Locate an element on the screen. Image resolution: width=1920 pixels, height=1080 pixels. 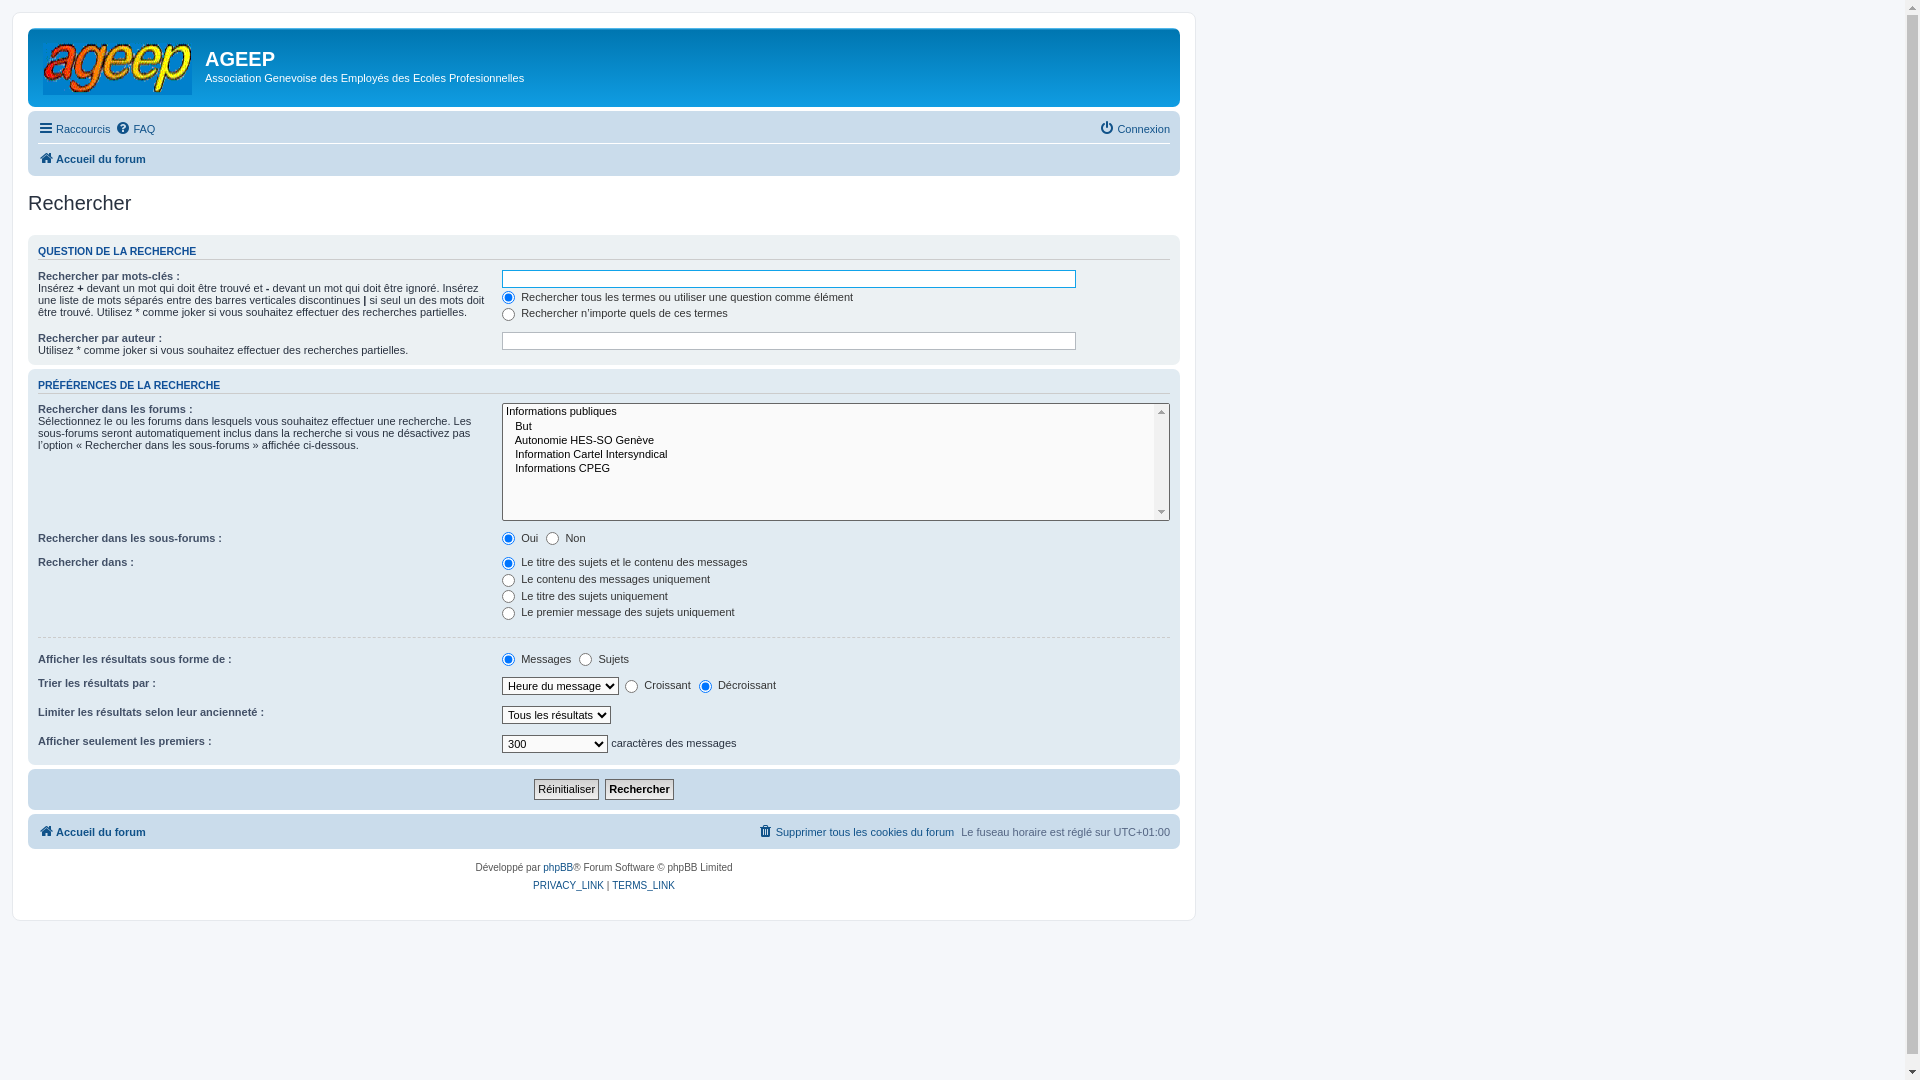
'Rechercher' is located at coordinates (603, 788).